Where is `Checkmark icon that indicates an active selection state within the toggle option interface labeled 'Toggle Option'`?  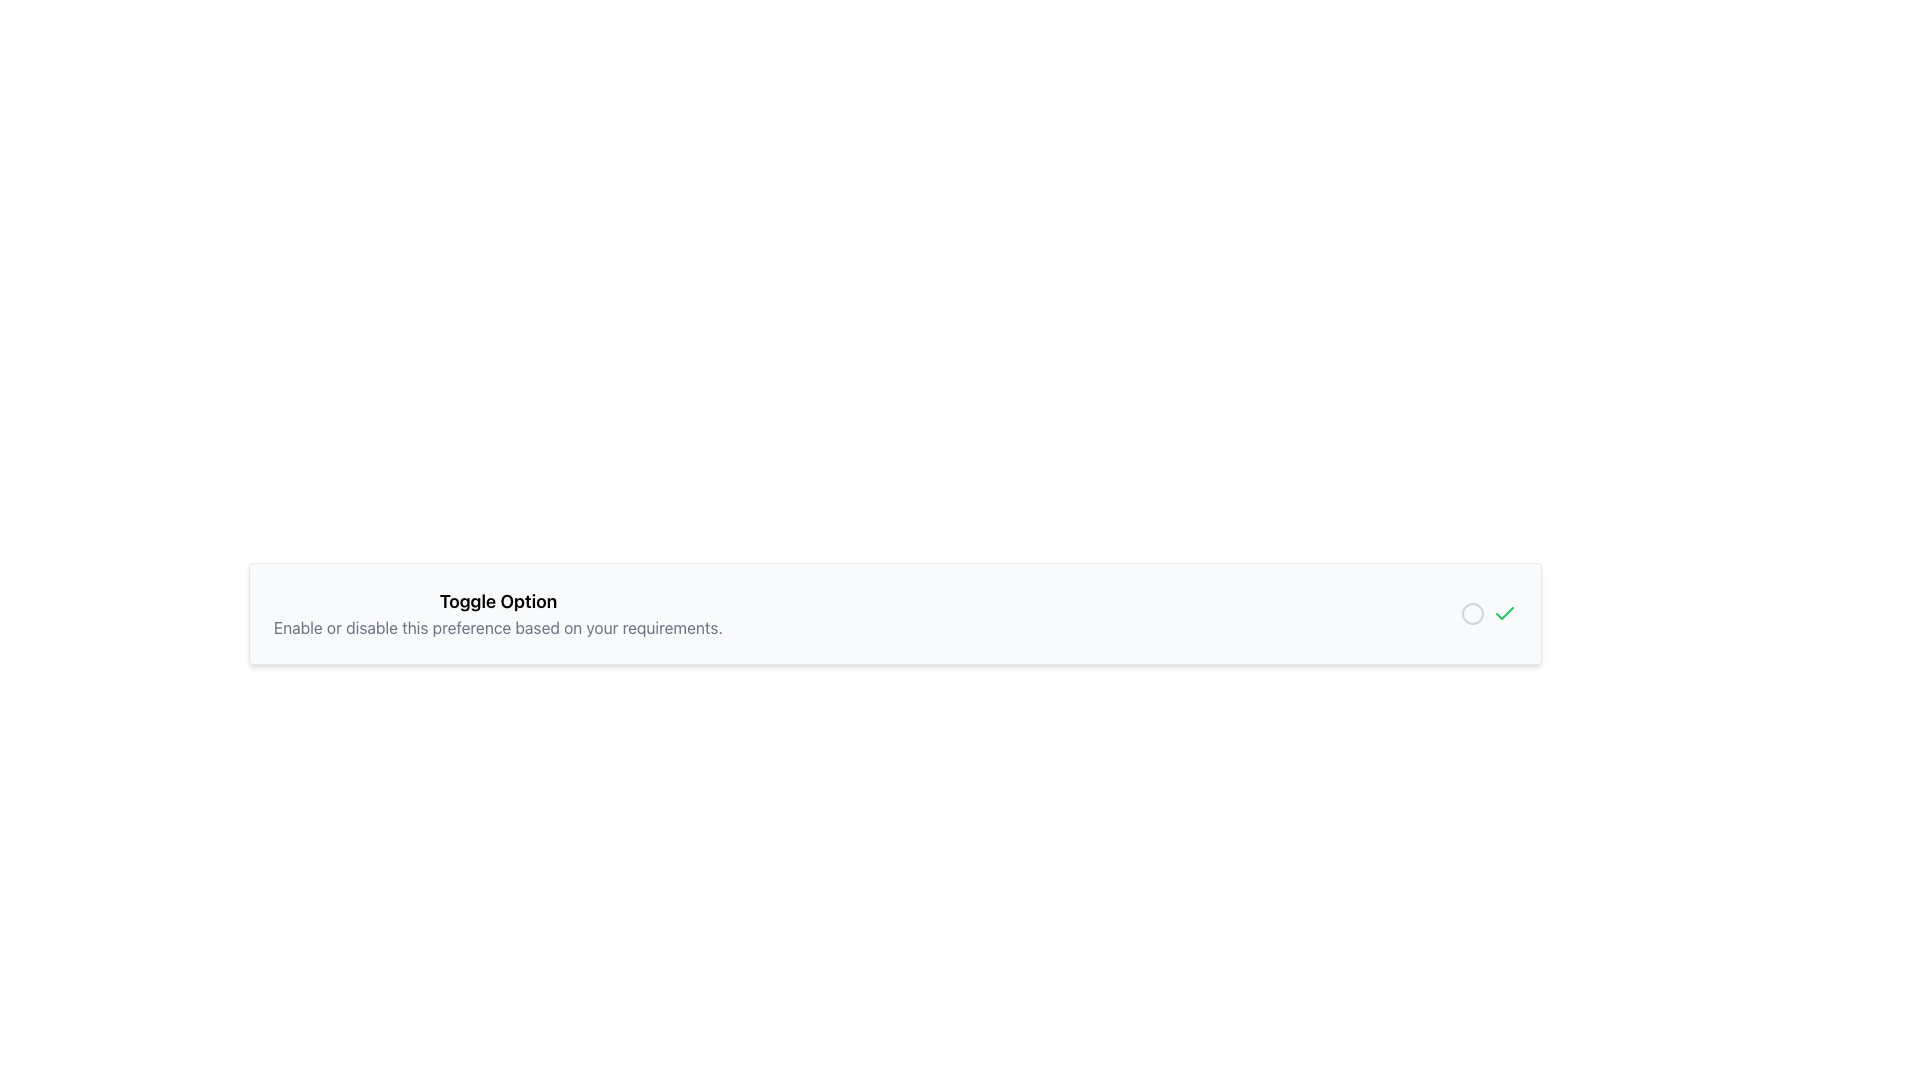
Checkmark icon that indicates an active selection state within the toggle option interface labeled 'Toggle Option' is located at coordinates (1505, 612).